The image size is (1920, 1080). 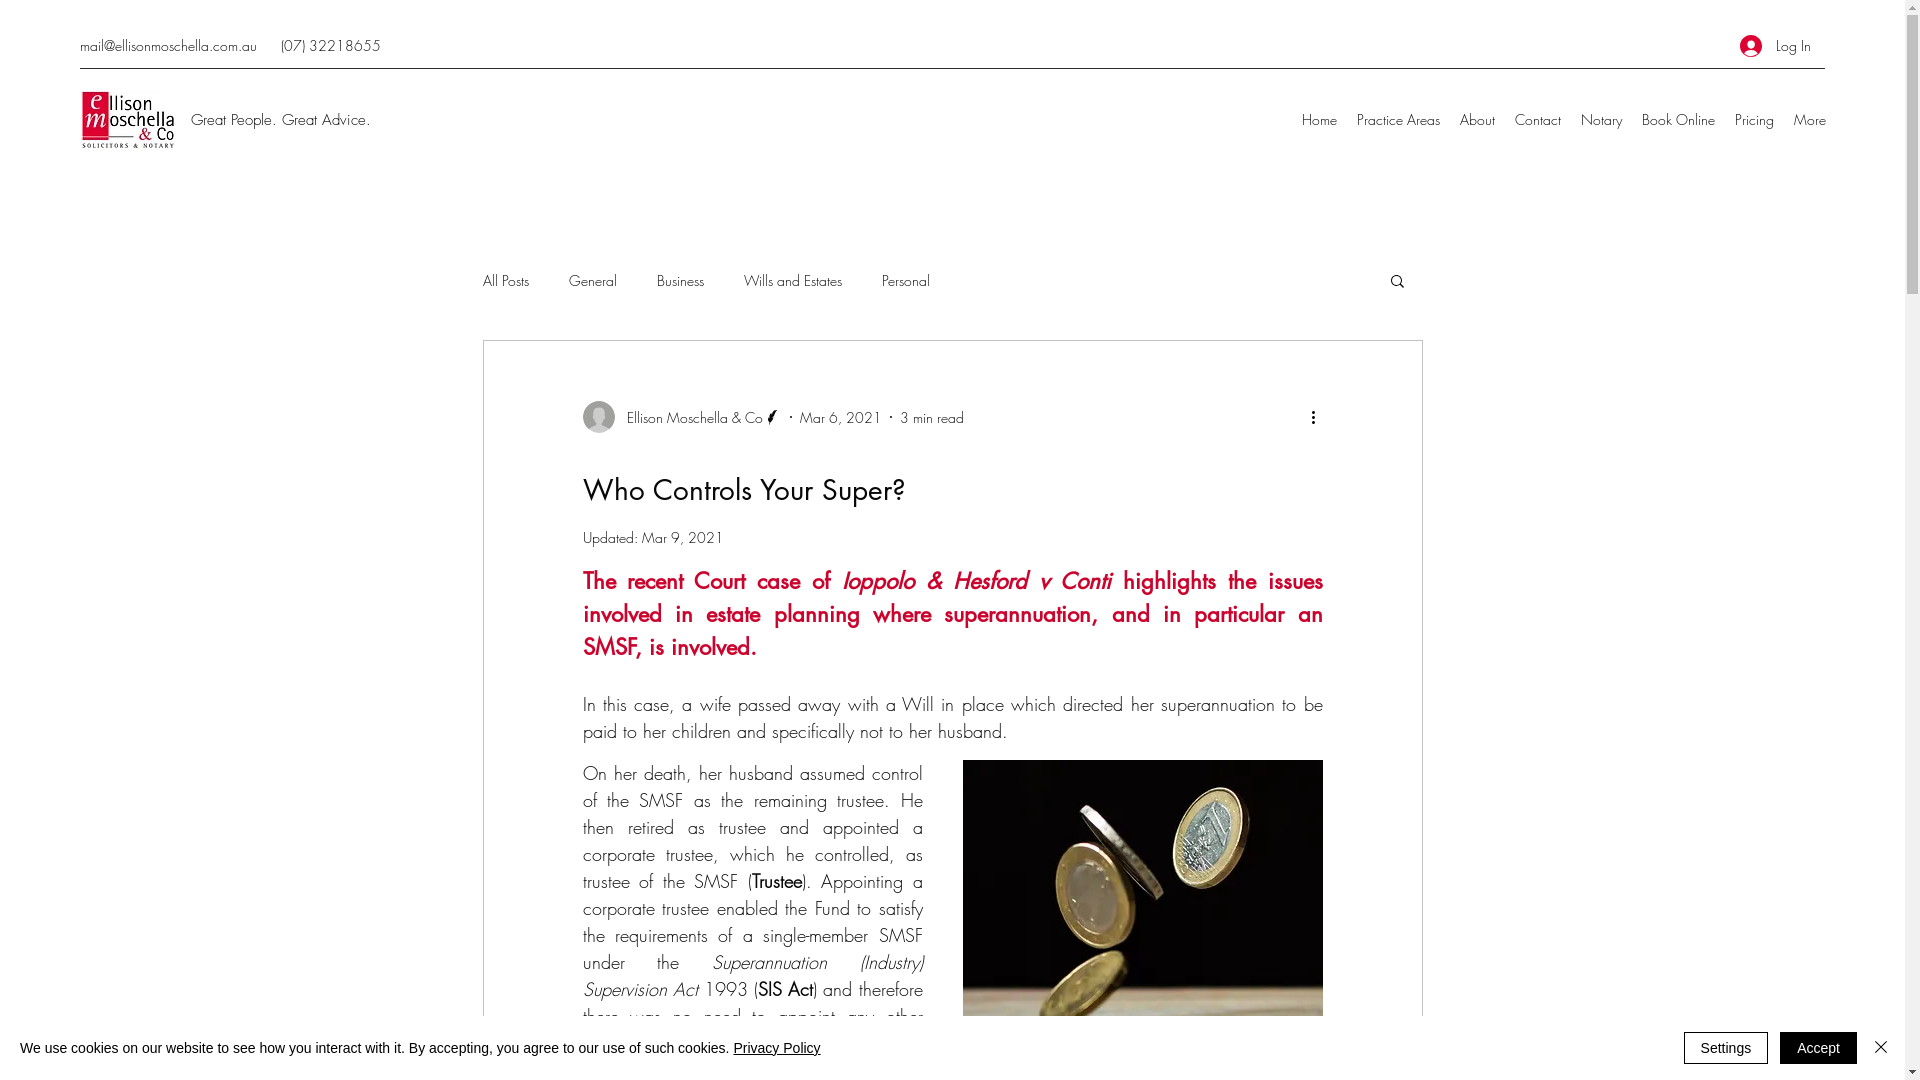 I want to click on 'Contact', so click(x=1505, y=119).